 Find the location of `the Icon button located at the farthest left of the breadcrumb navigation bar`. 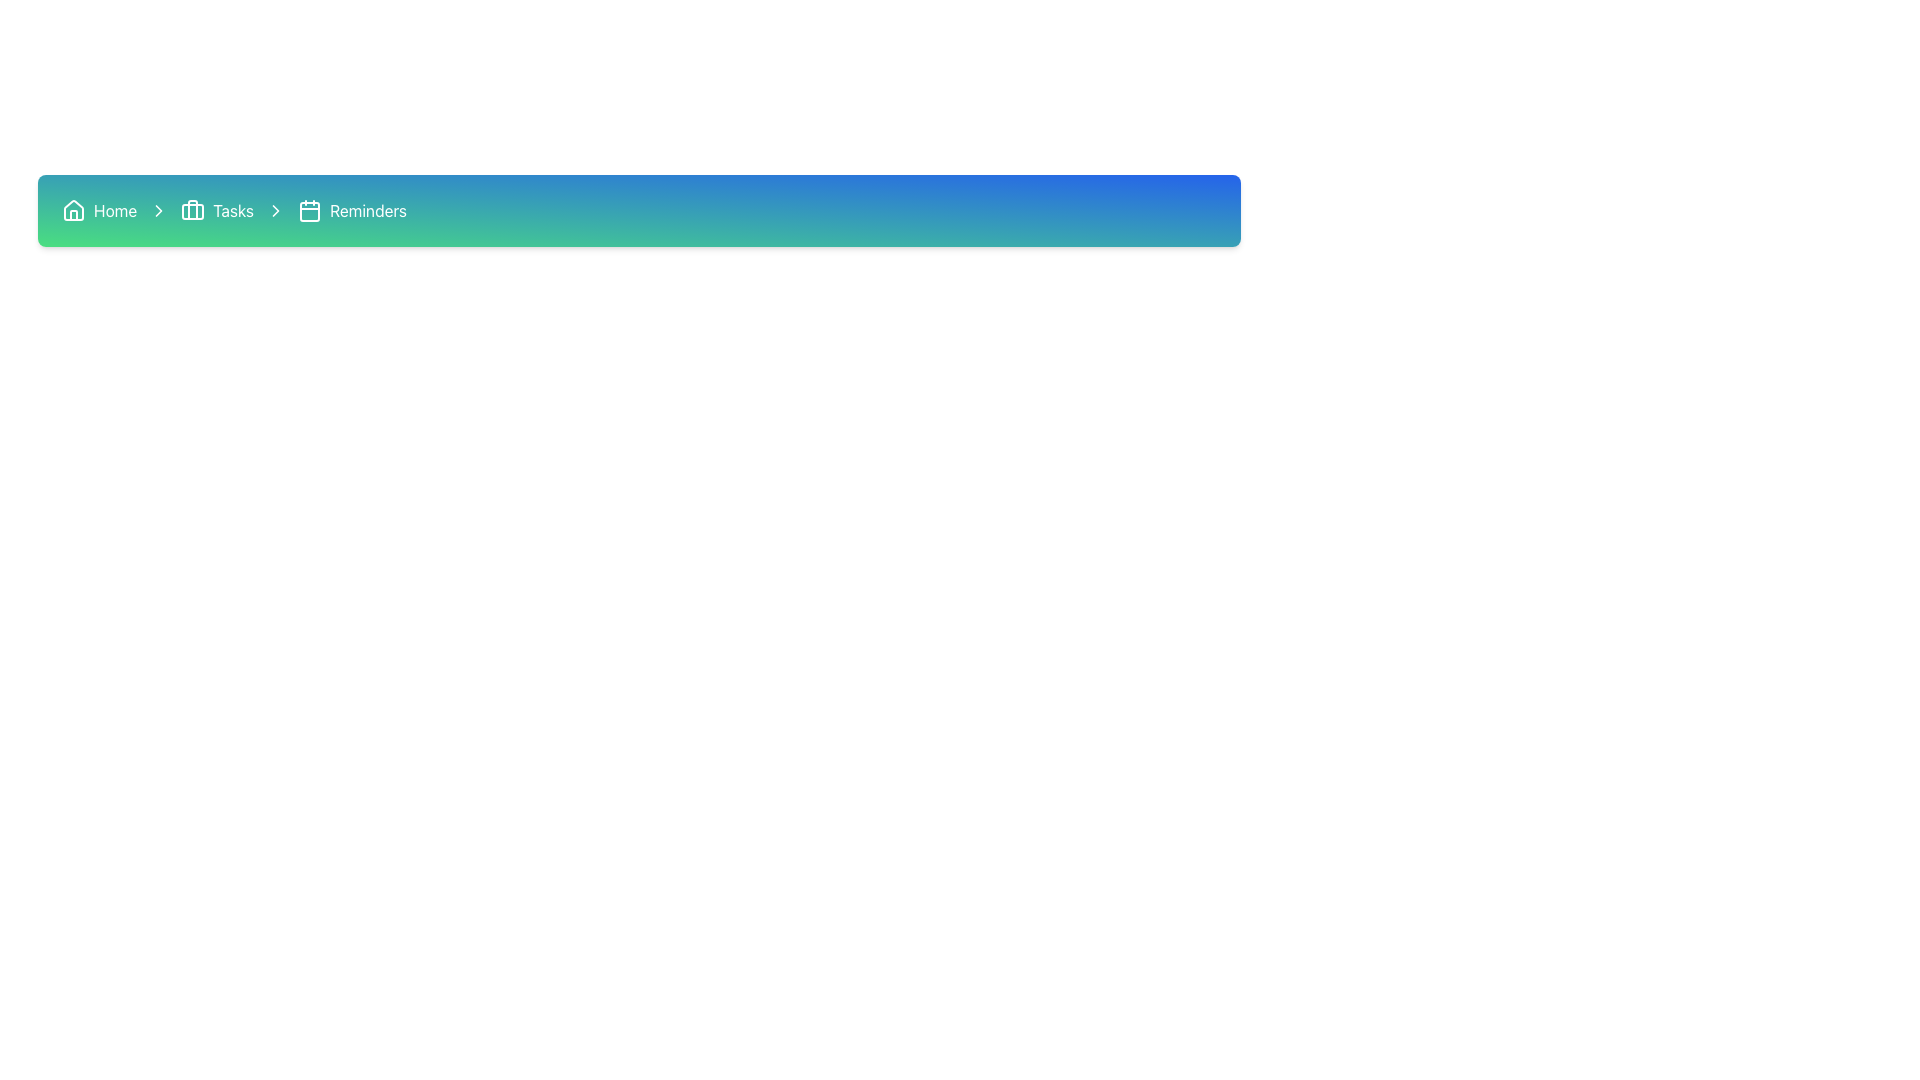

the Icon button located at the farthest left of the breadcrumb navigation bar is located at coordinates (73, 209).